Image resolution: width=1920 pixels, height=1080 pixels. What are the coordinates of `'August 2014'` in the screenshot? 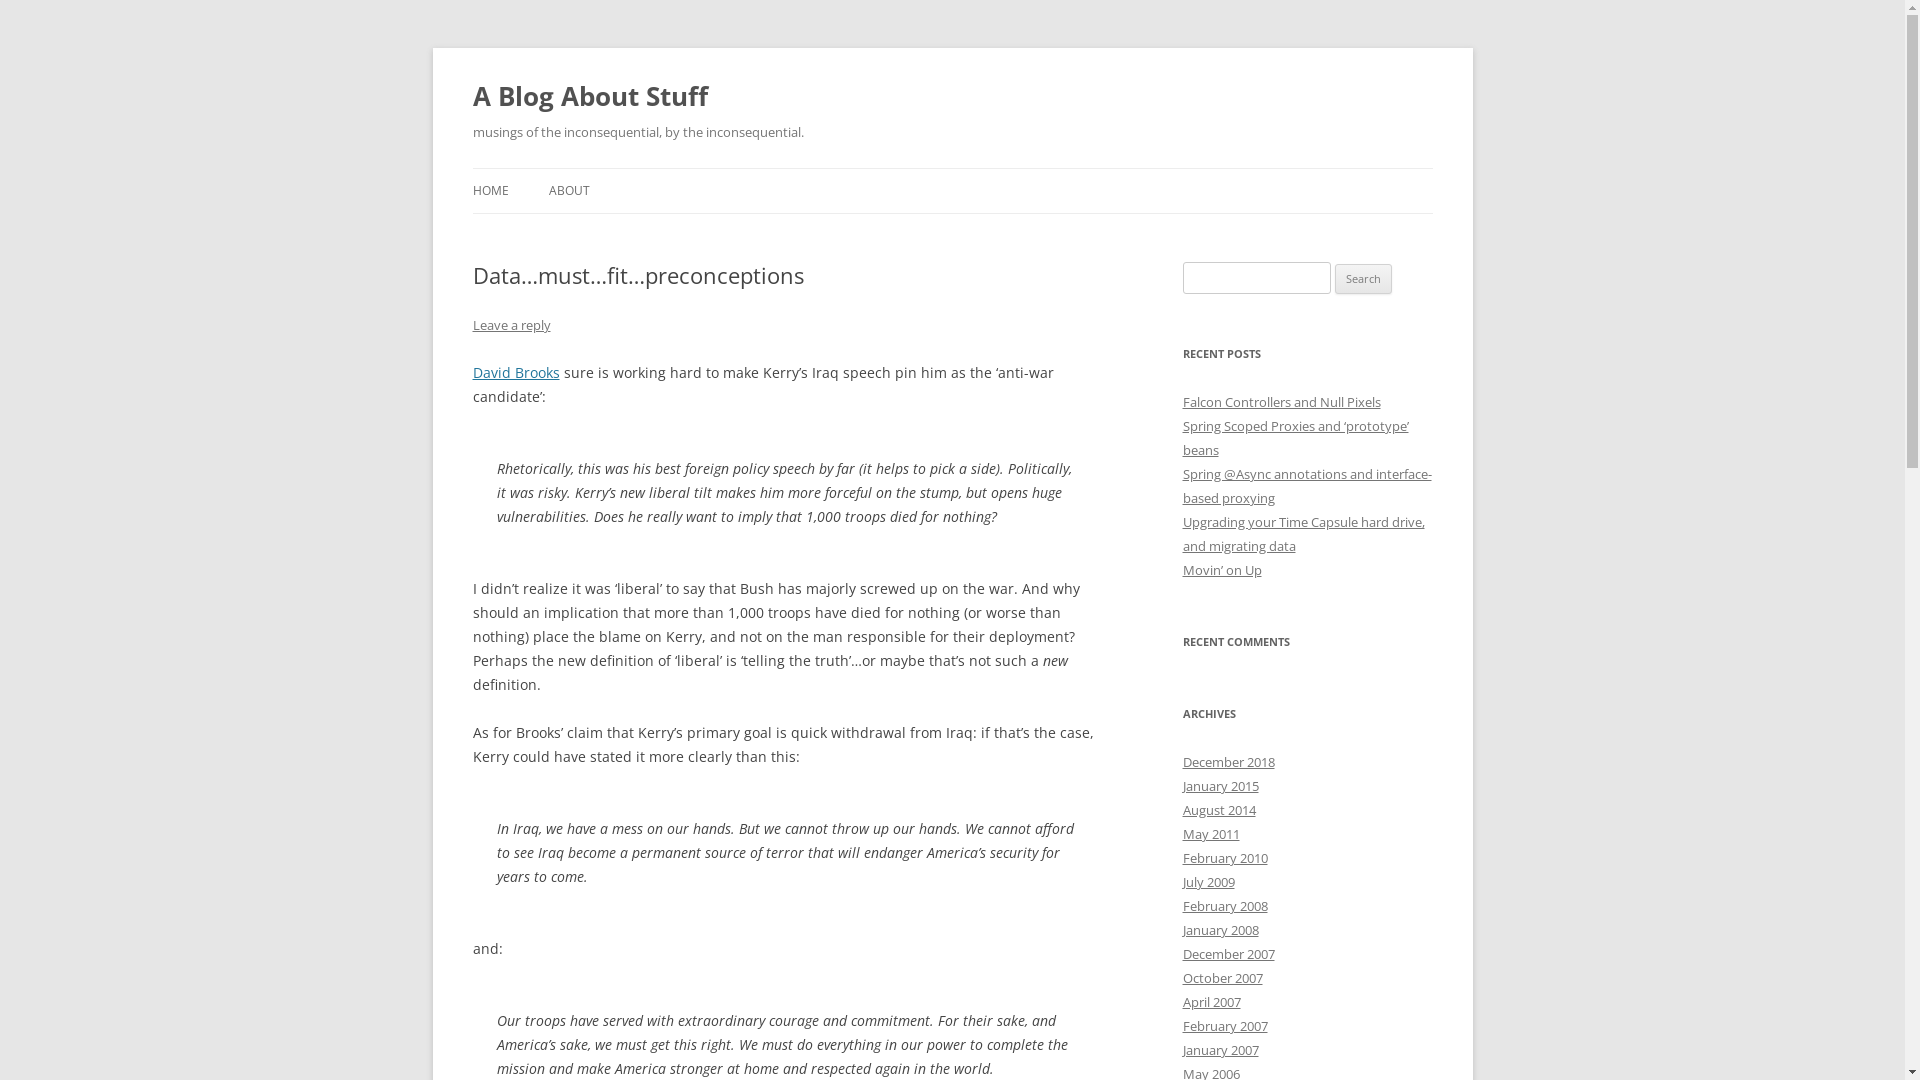 It's located at (1217, 810).